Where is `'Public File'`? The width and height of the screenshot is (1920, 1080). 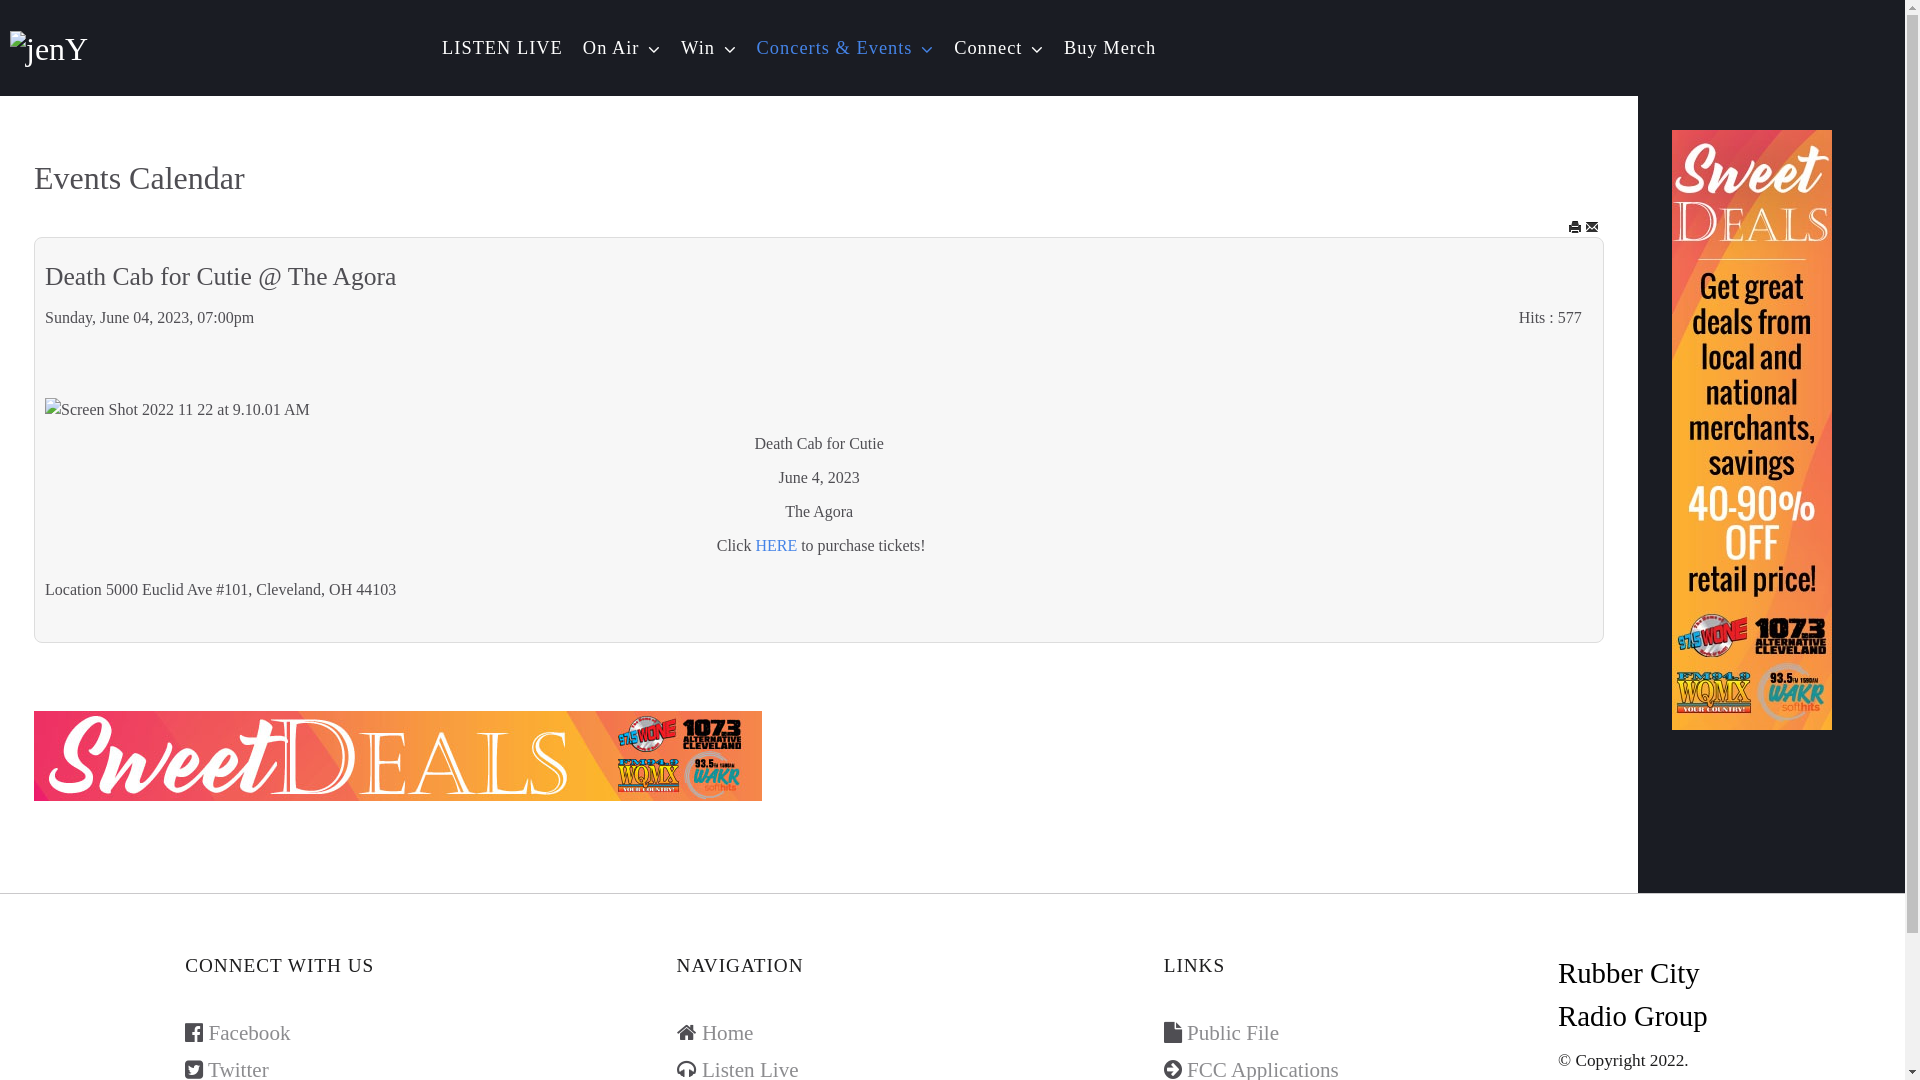 'Public File' is located at coordinates (1186, 1033).